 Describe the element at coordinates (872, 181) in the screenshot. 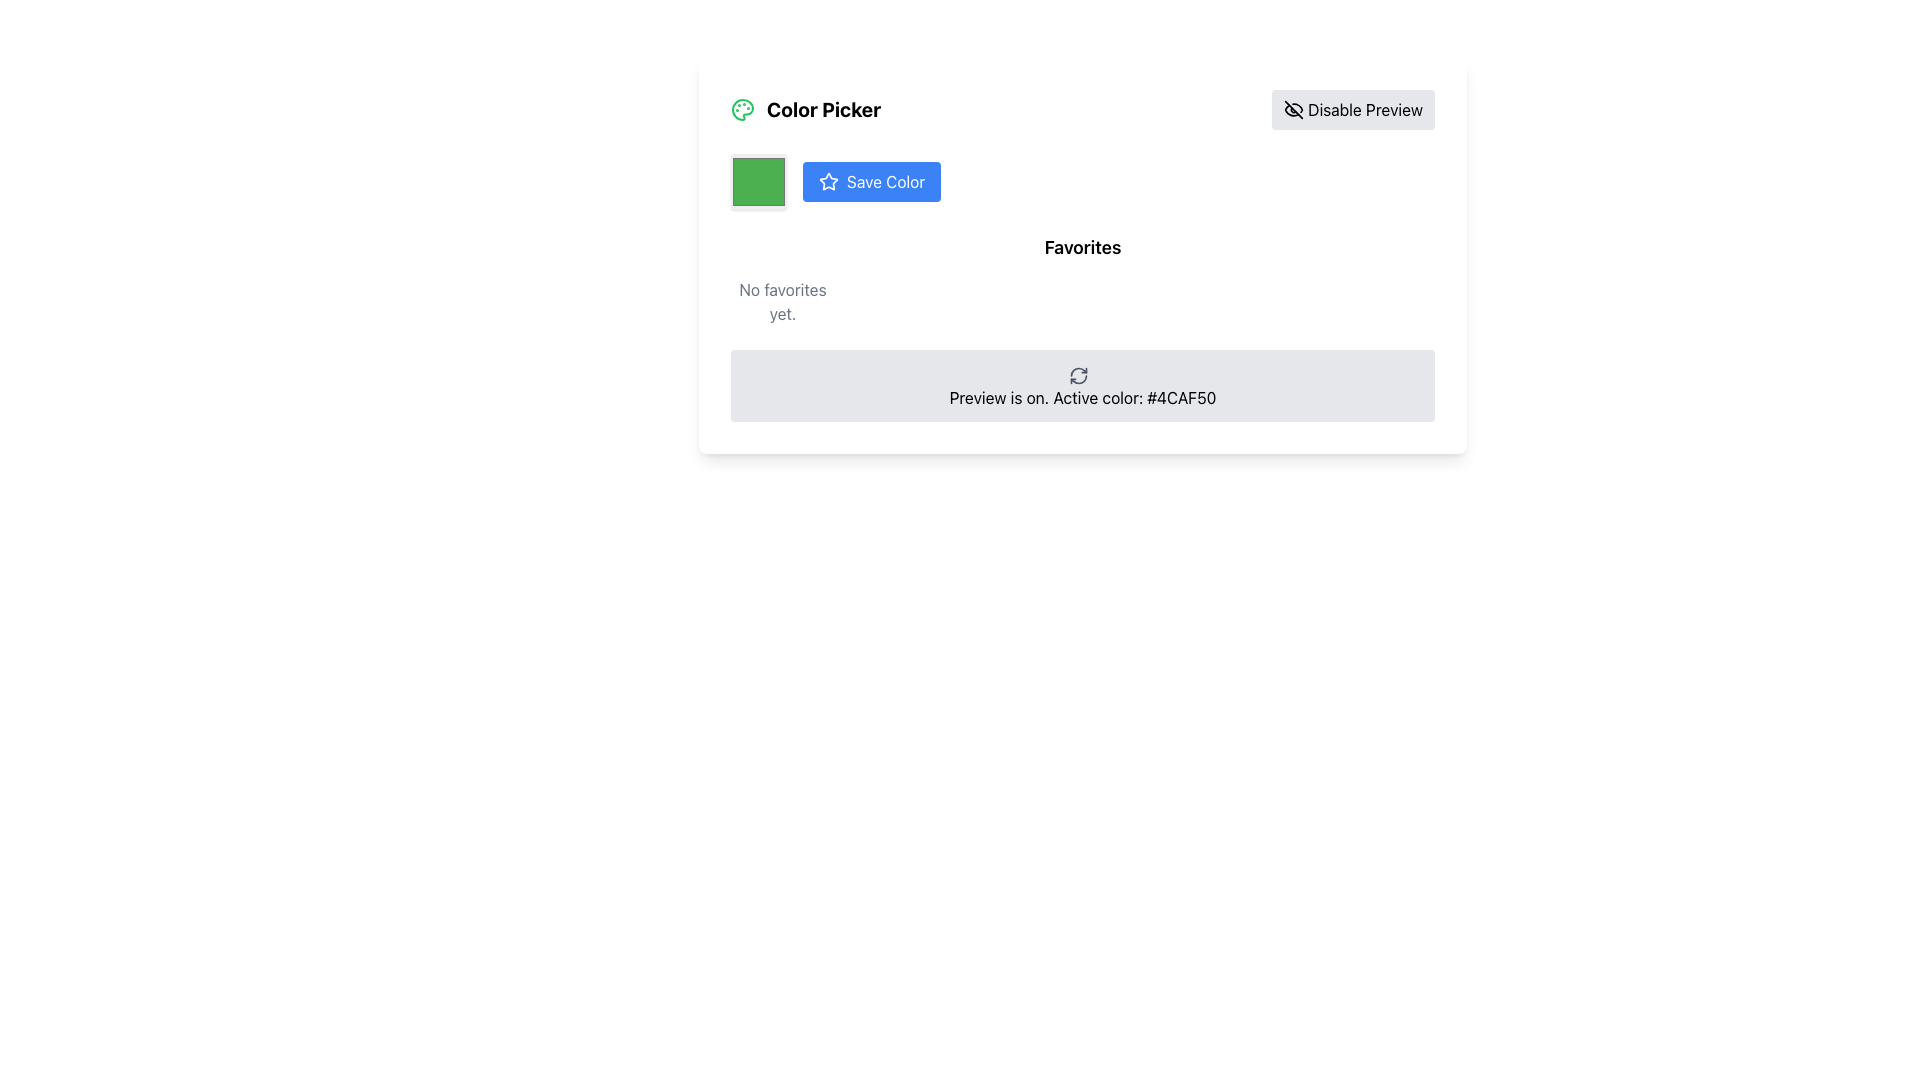

I see `the 'Save Color' button, which is a rectangular button with a blue background and white text, located to the right of the color preview box` at that location.